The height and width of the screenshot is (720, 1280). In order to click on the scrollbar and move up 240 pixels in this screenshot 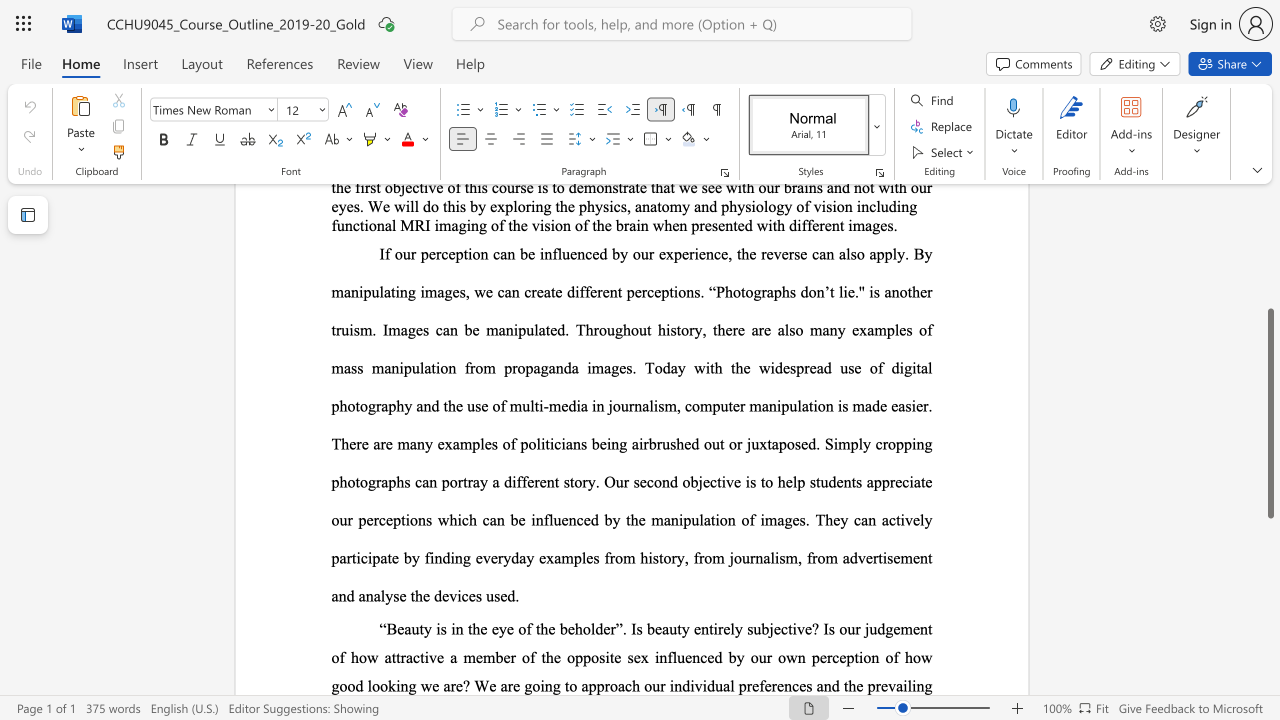, I will do `click(1269, 412)`.